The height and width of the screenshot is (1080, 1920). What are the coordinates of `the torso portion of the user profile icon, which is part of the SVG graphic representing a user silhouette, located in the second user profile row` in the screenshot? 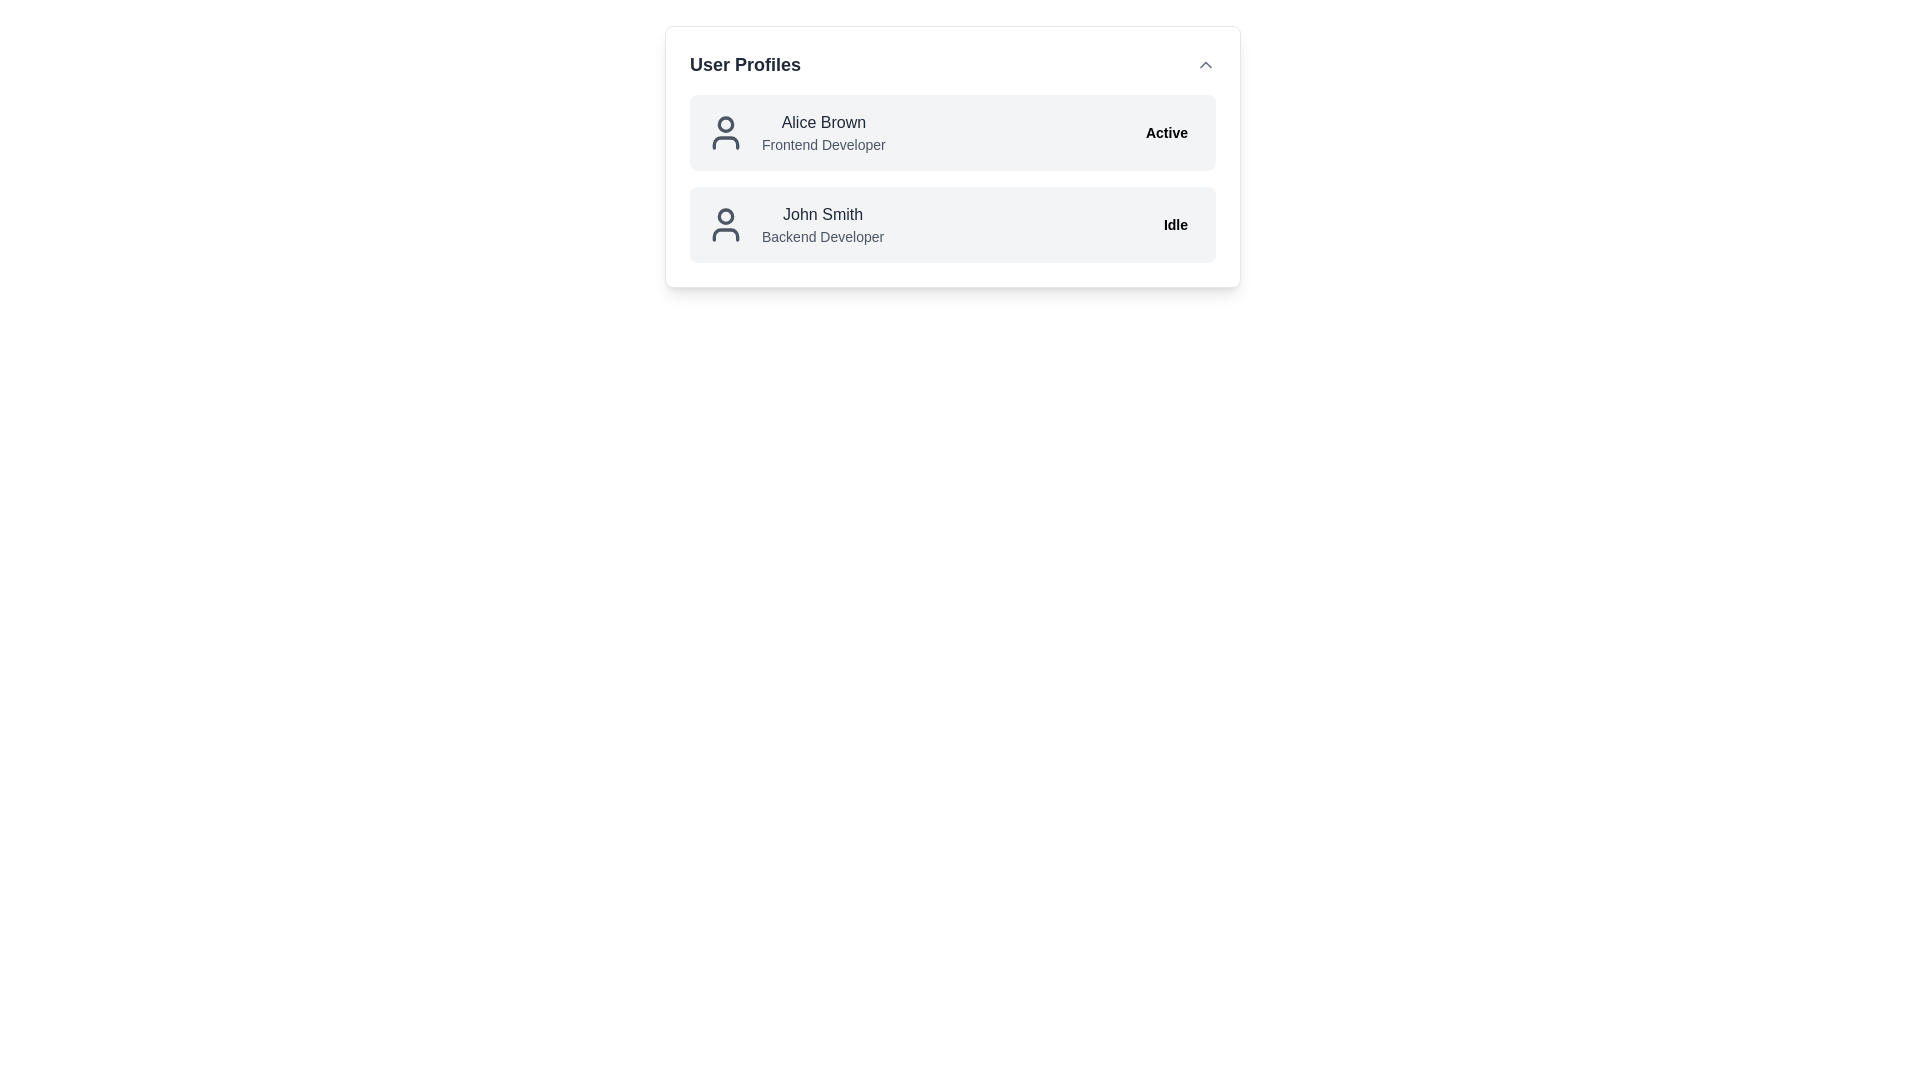 It's located at (724, 234).